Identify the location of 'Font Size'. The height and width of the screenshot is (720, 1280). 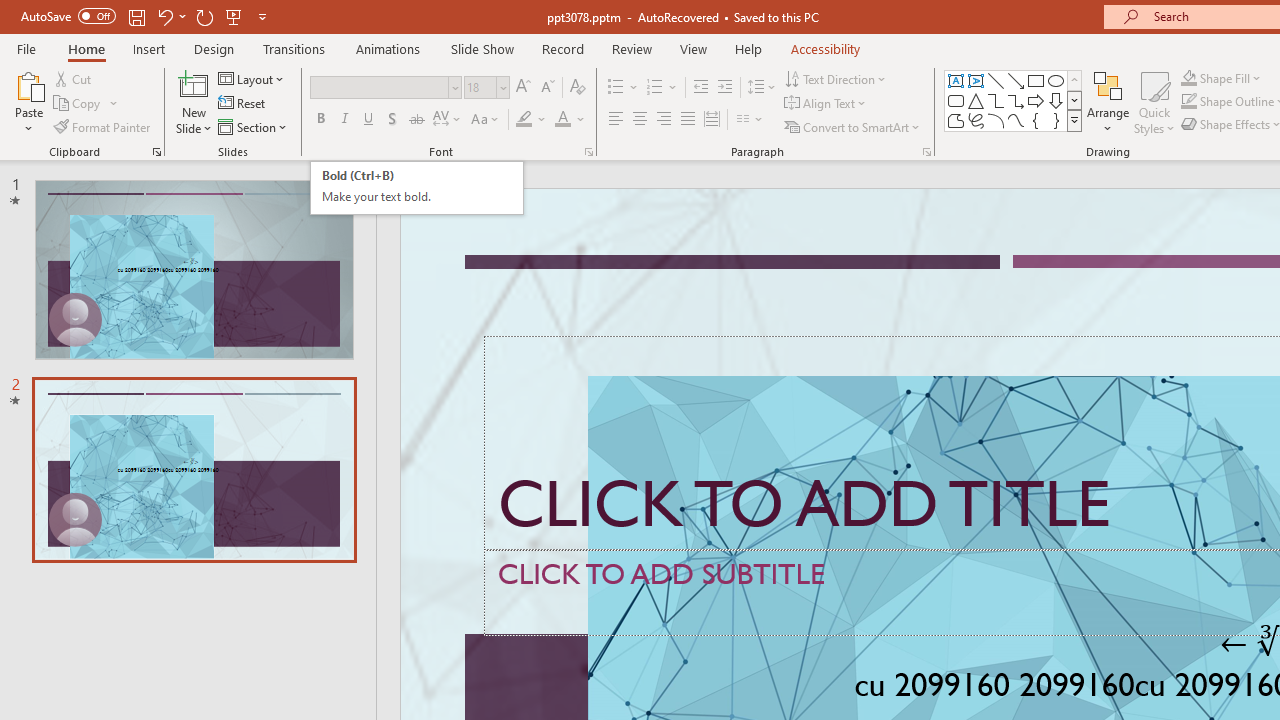
(486, 86).